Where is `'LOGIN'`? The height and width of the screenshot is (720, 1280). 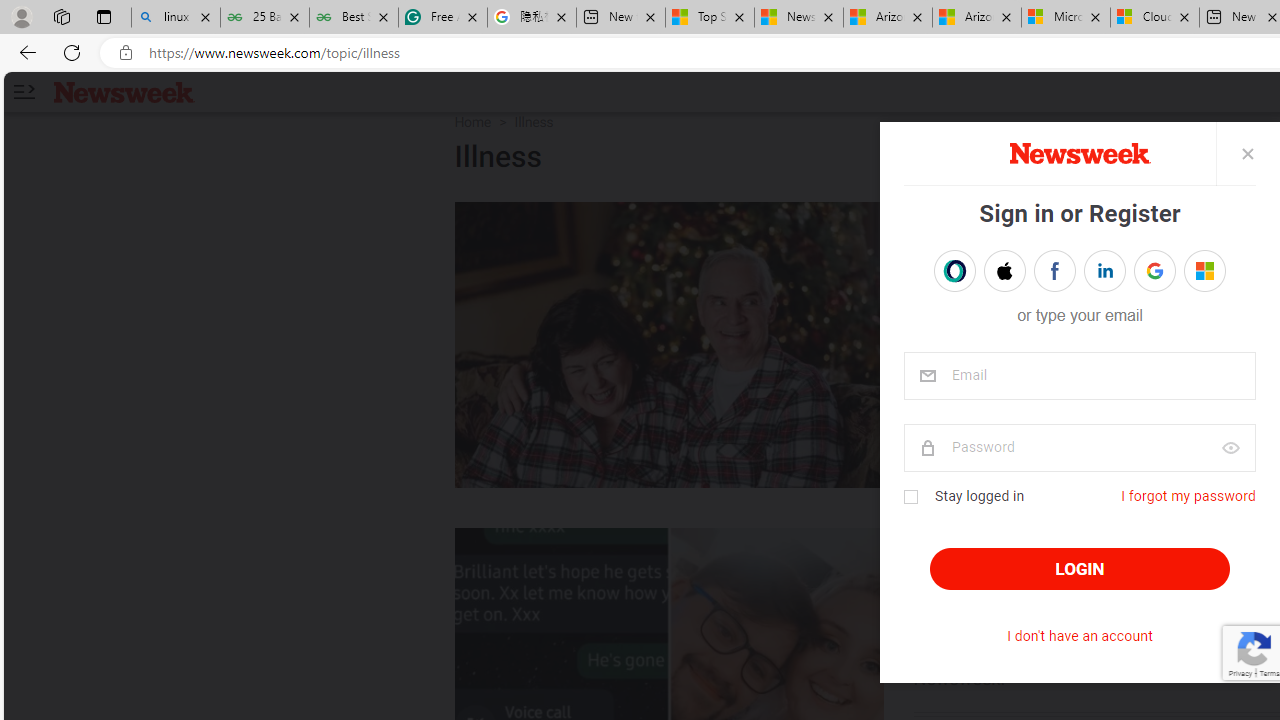
'LOGIN' is located at coordinates (1078, 569).